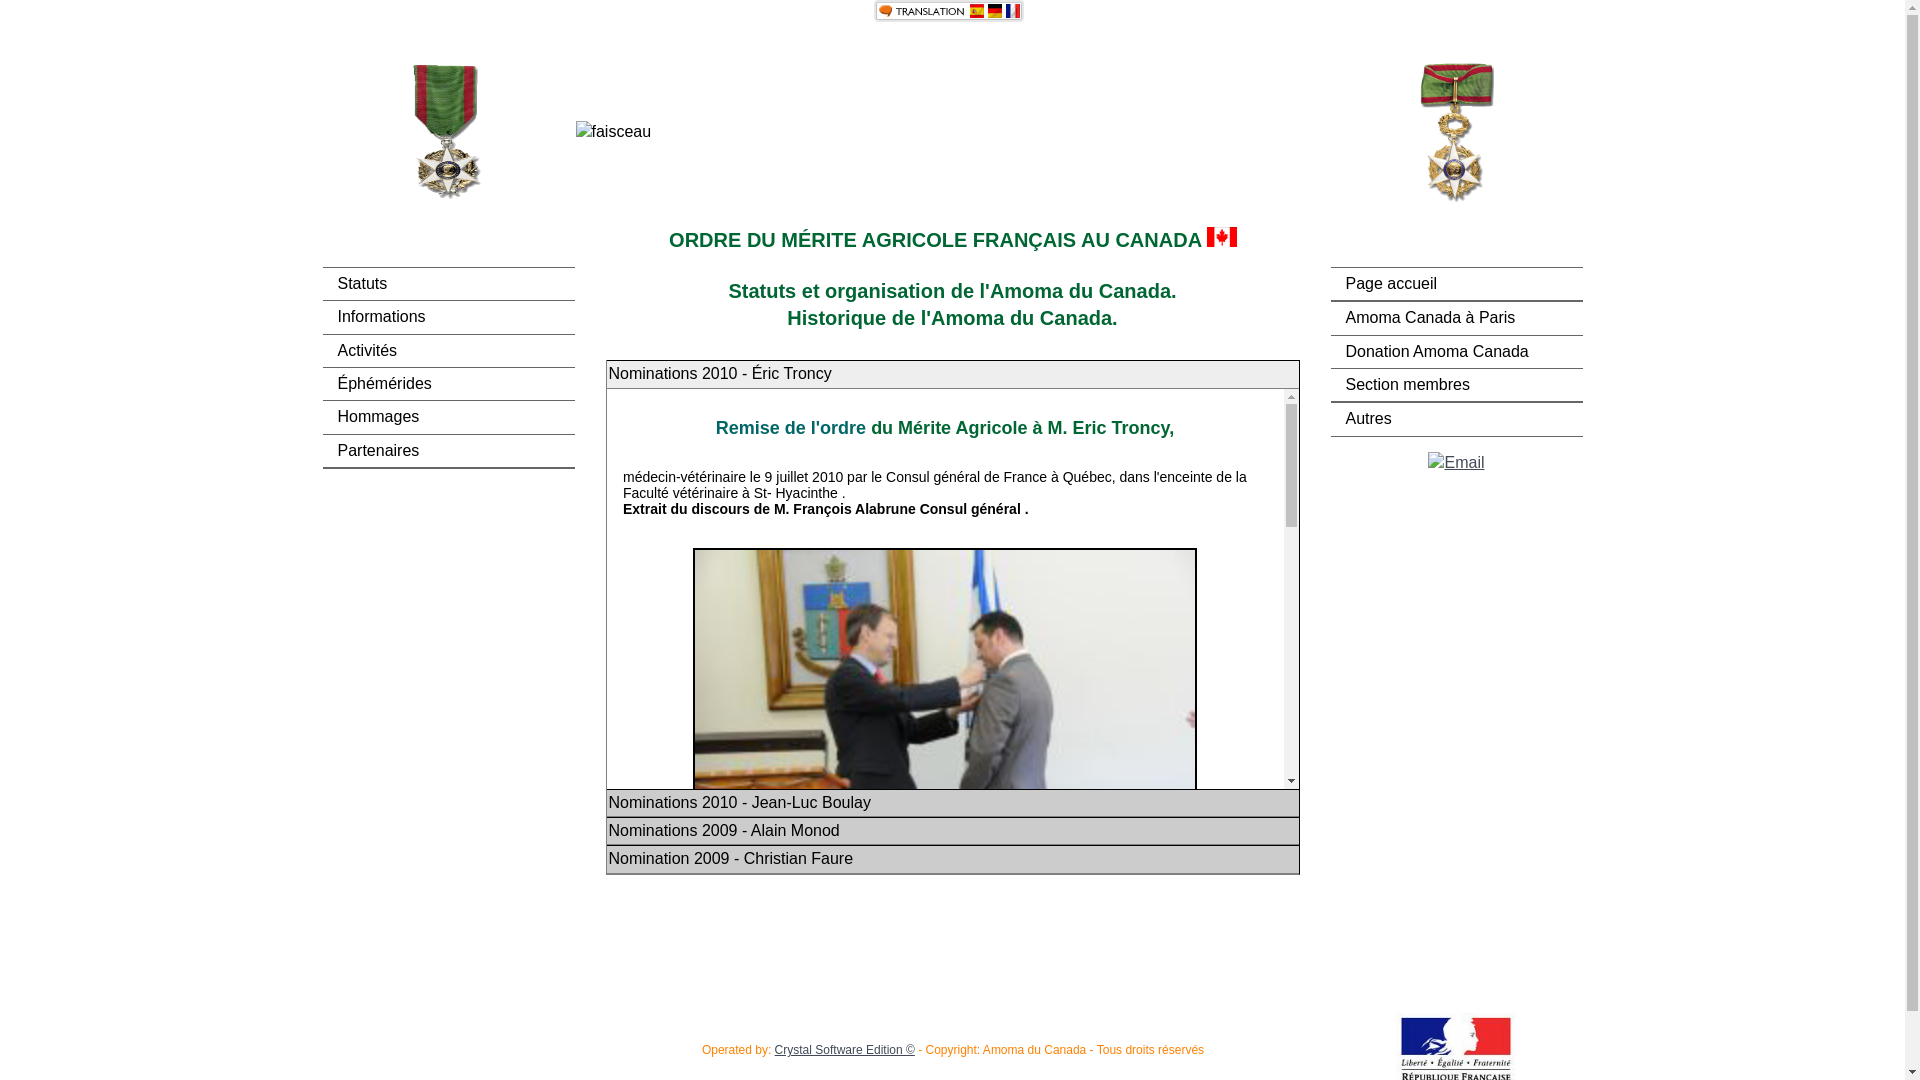 The height and width of the screenshot is (1080, 1920). Describe the element at coordinates (446, 451) in the screenshot. I see `'Partenaires'` at that location.